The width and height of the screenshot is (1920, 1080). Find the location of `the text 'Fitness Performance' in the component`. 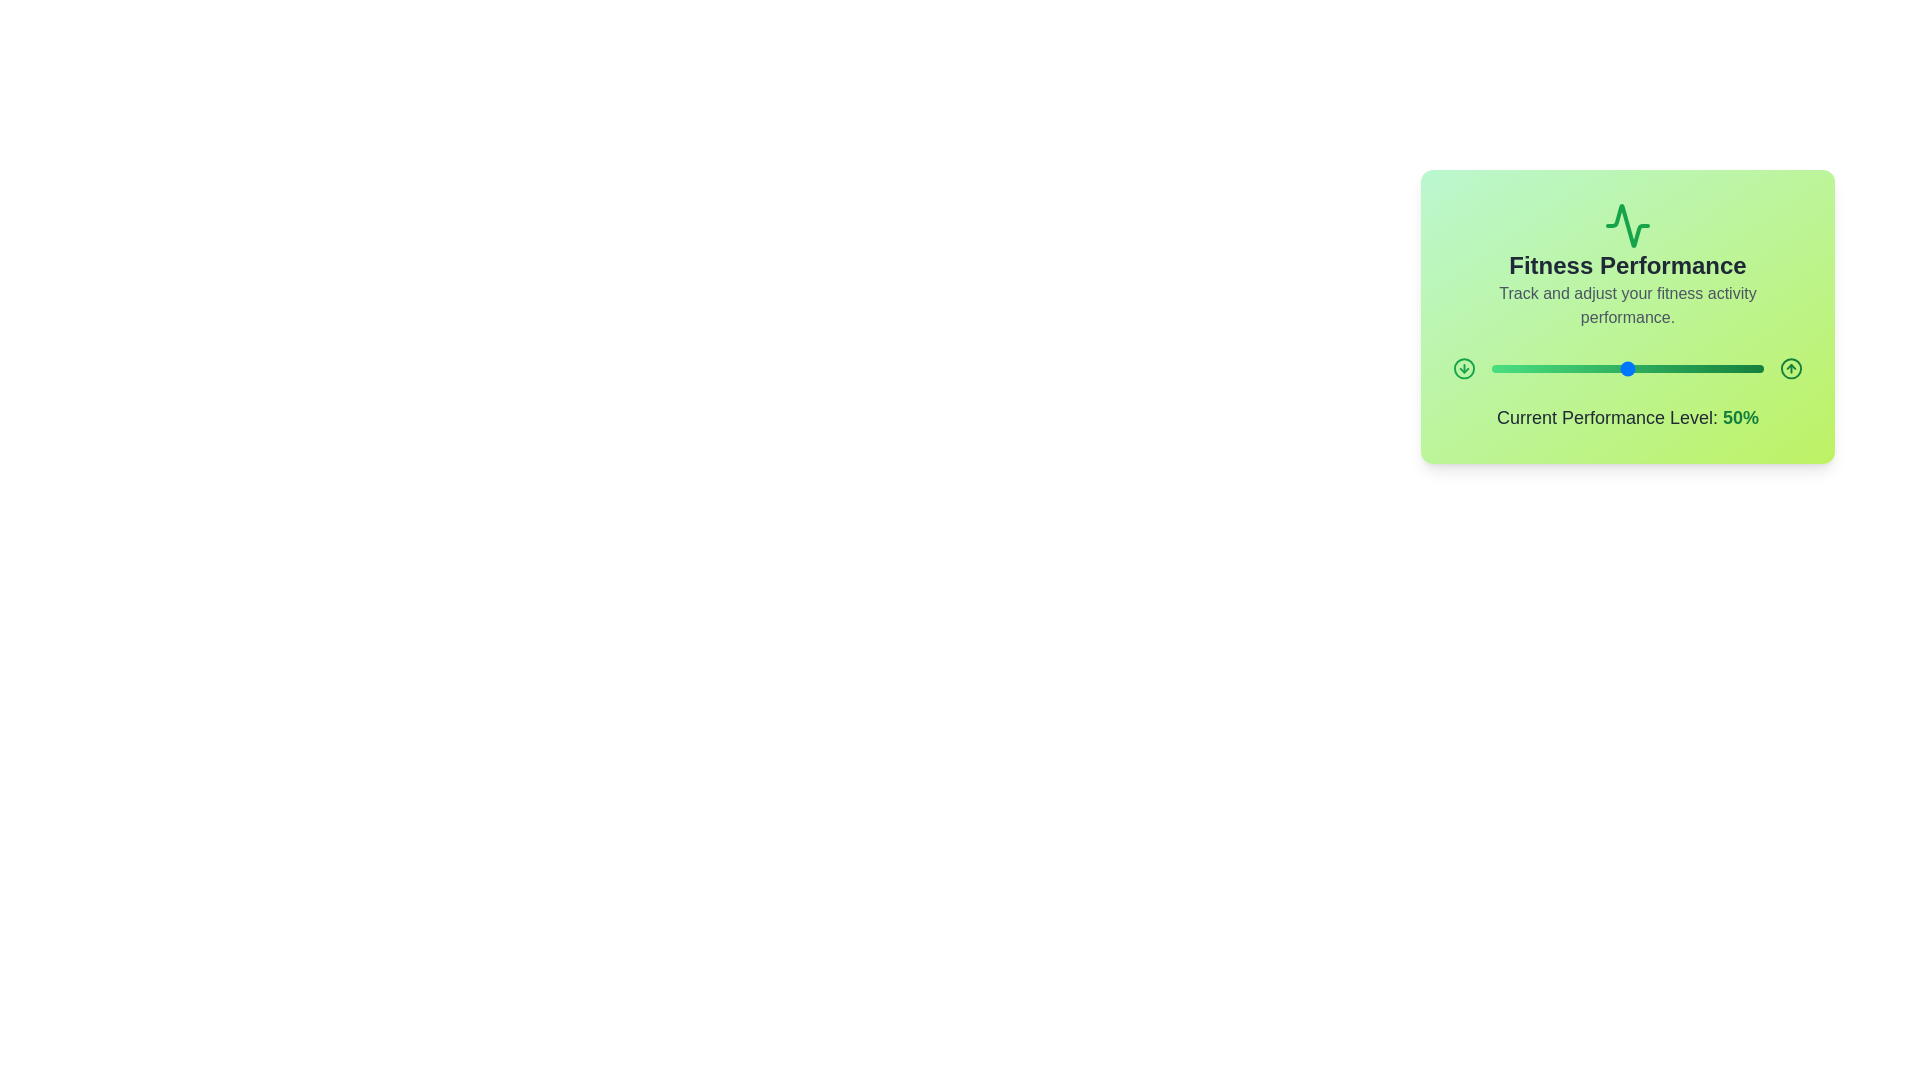

the text 'Fitness Performance' in the component is located at coordinates (1627, 265).